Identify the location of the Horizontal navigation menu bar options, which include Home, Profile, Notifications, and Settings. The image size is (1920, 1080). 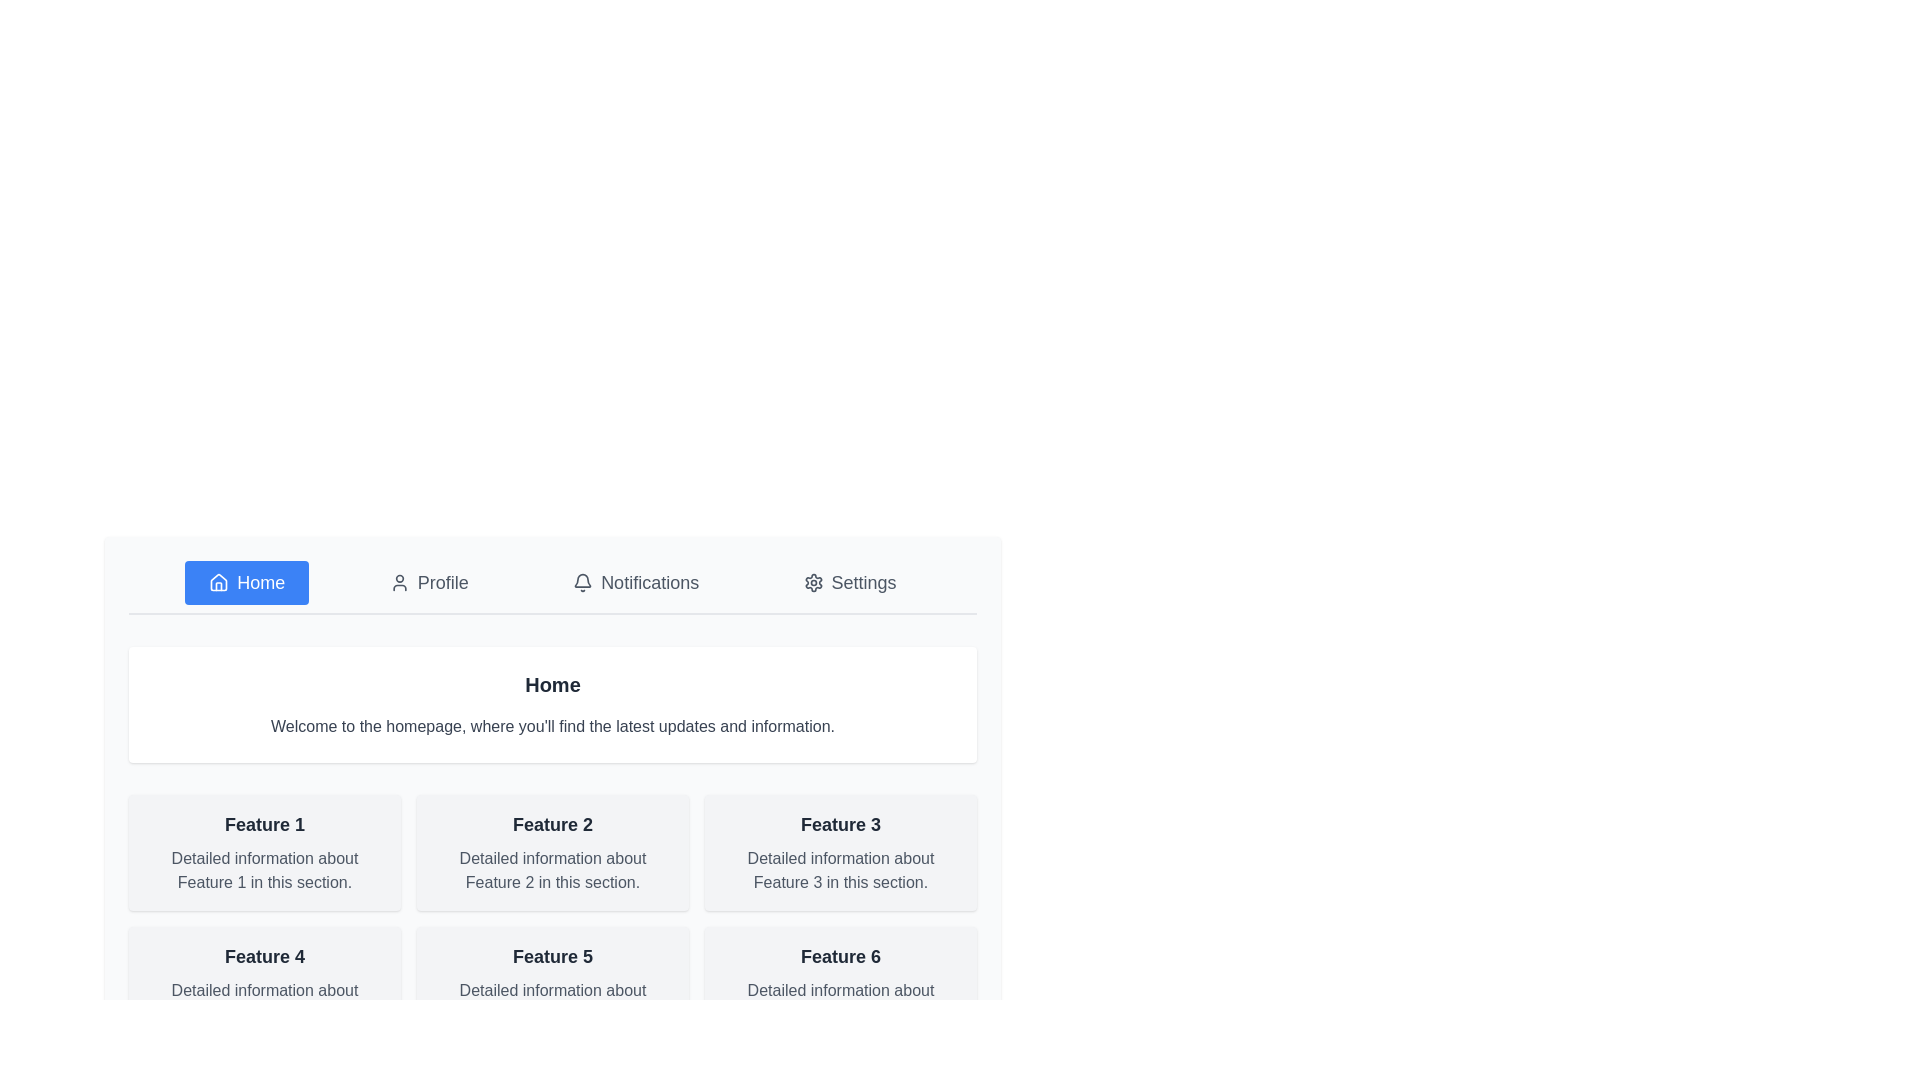
(552, 586).